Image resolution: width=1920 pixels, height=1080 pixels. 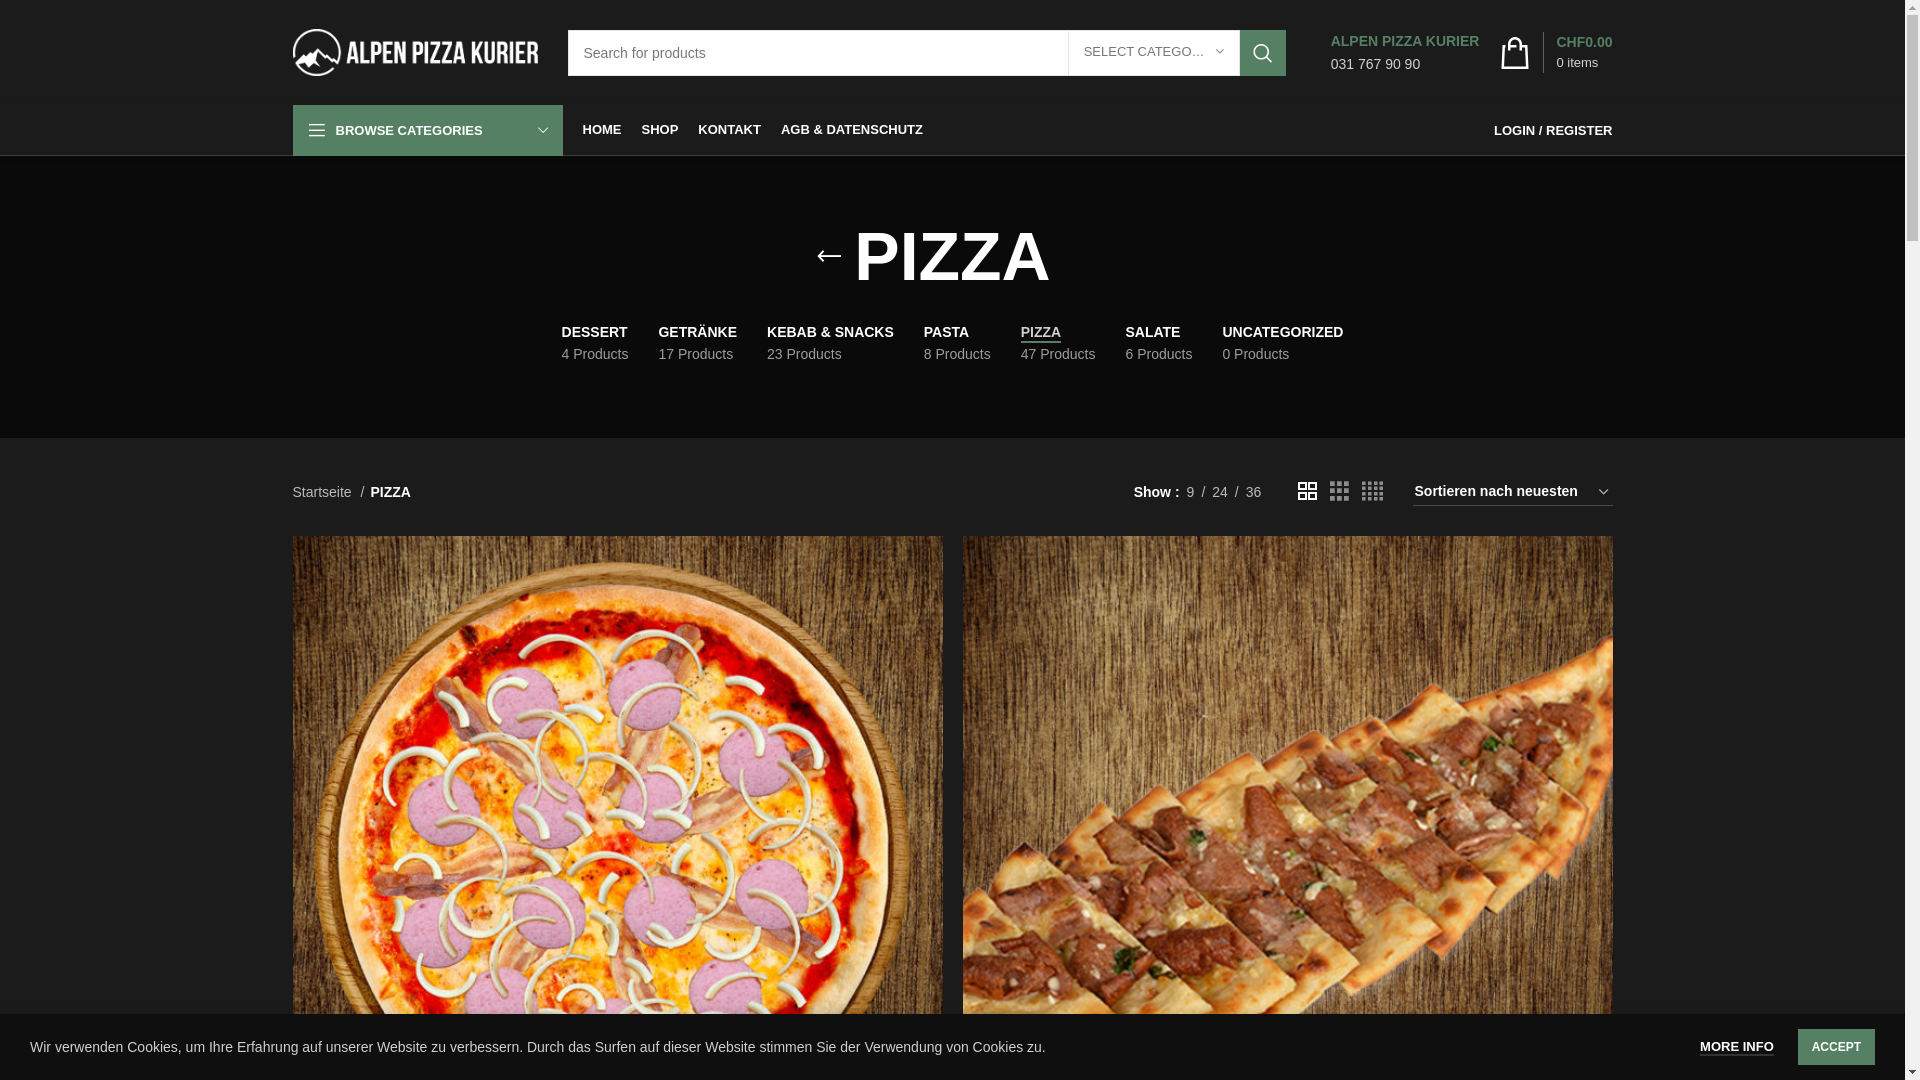 I want to click on 'Startseite', so click(x=327, y=492).